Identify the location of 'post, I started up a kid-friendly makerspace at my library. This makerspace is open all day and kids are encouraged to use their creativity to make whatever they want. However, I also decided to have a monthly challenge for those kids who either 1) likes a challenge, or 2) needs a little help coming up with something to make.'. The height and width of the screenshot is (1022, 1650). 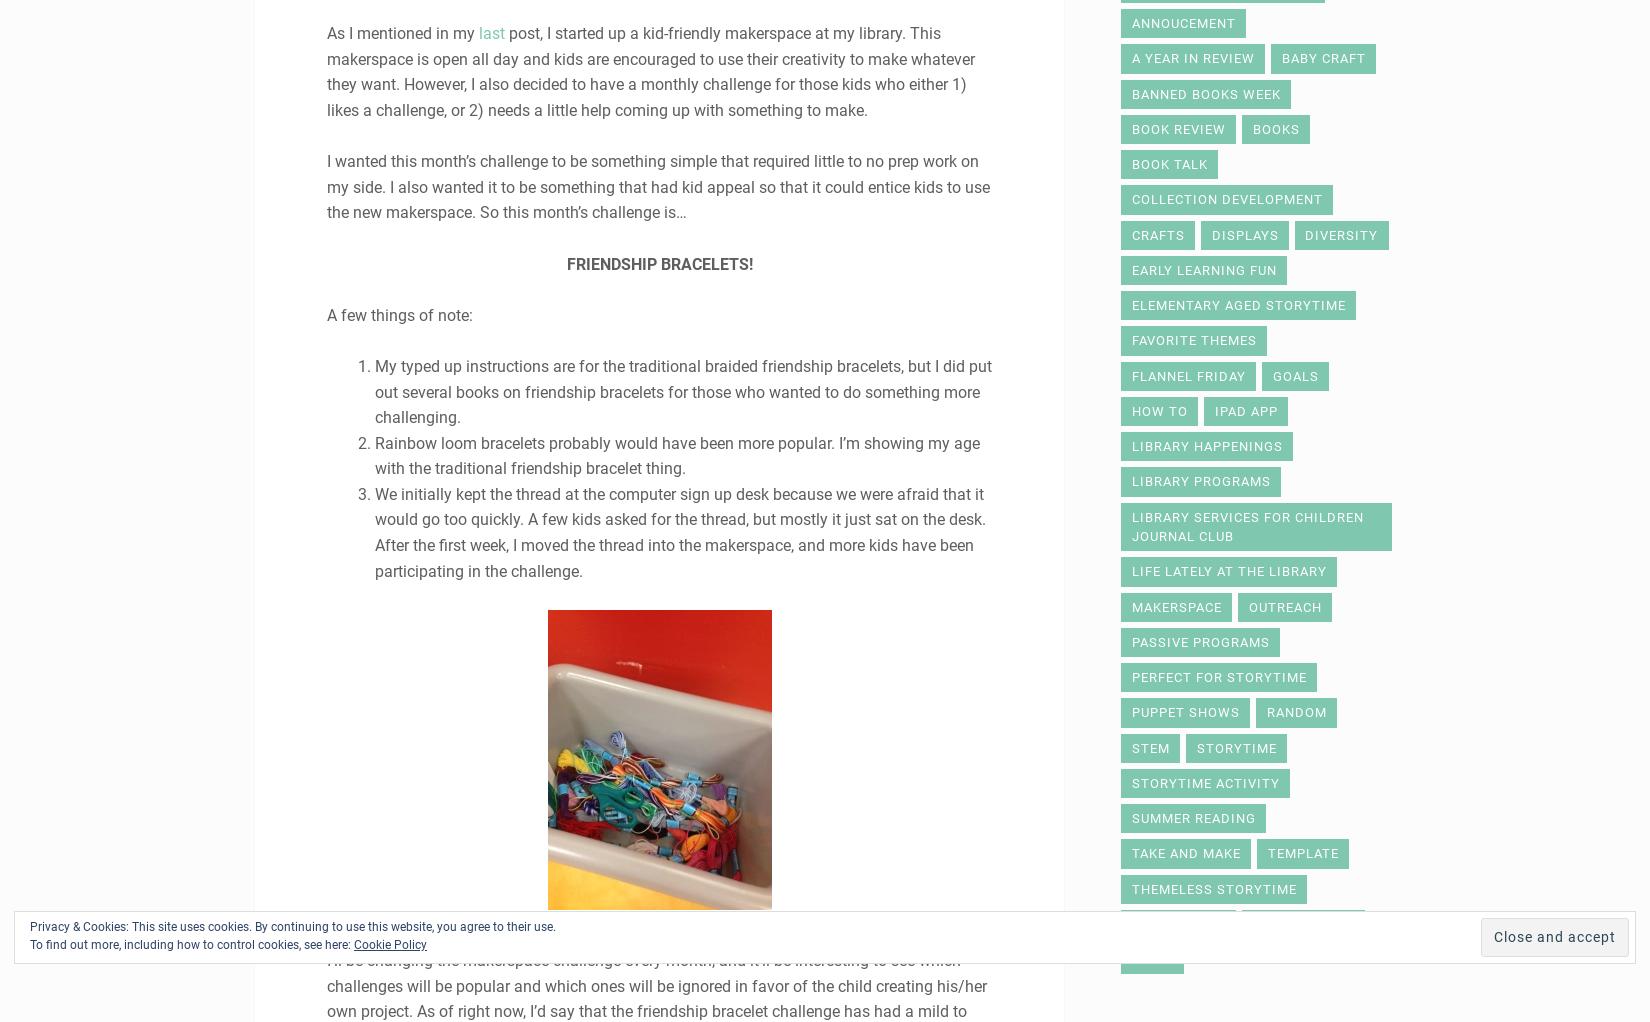
(649, 71).